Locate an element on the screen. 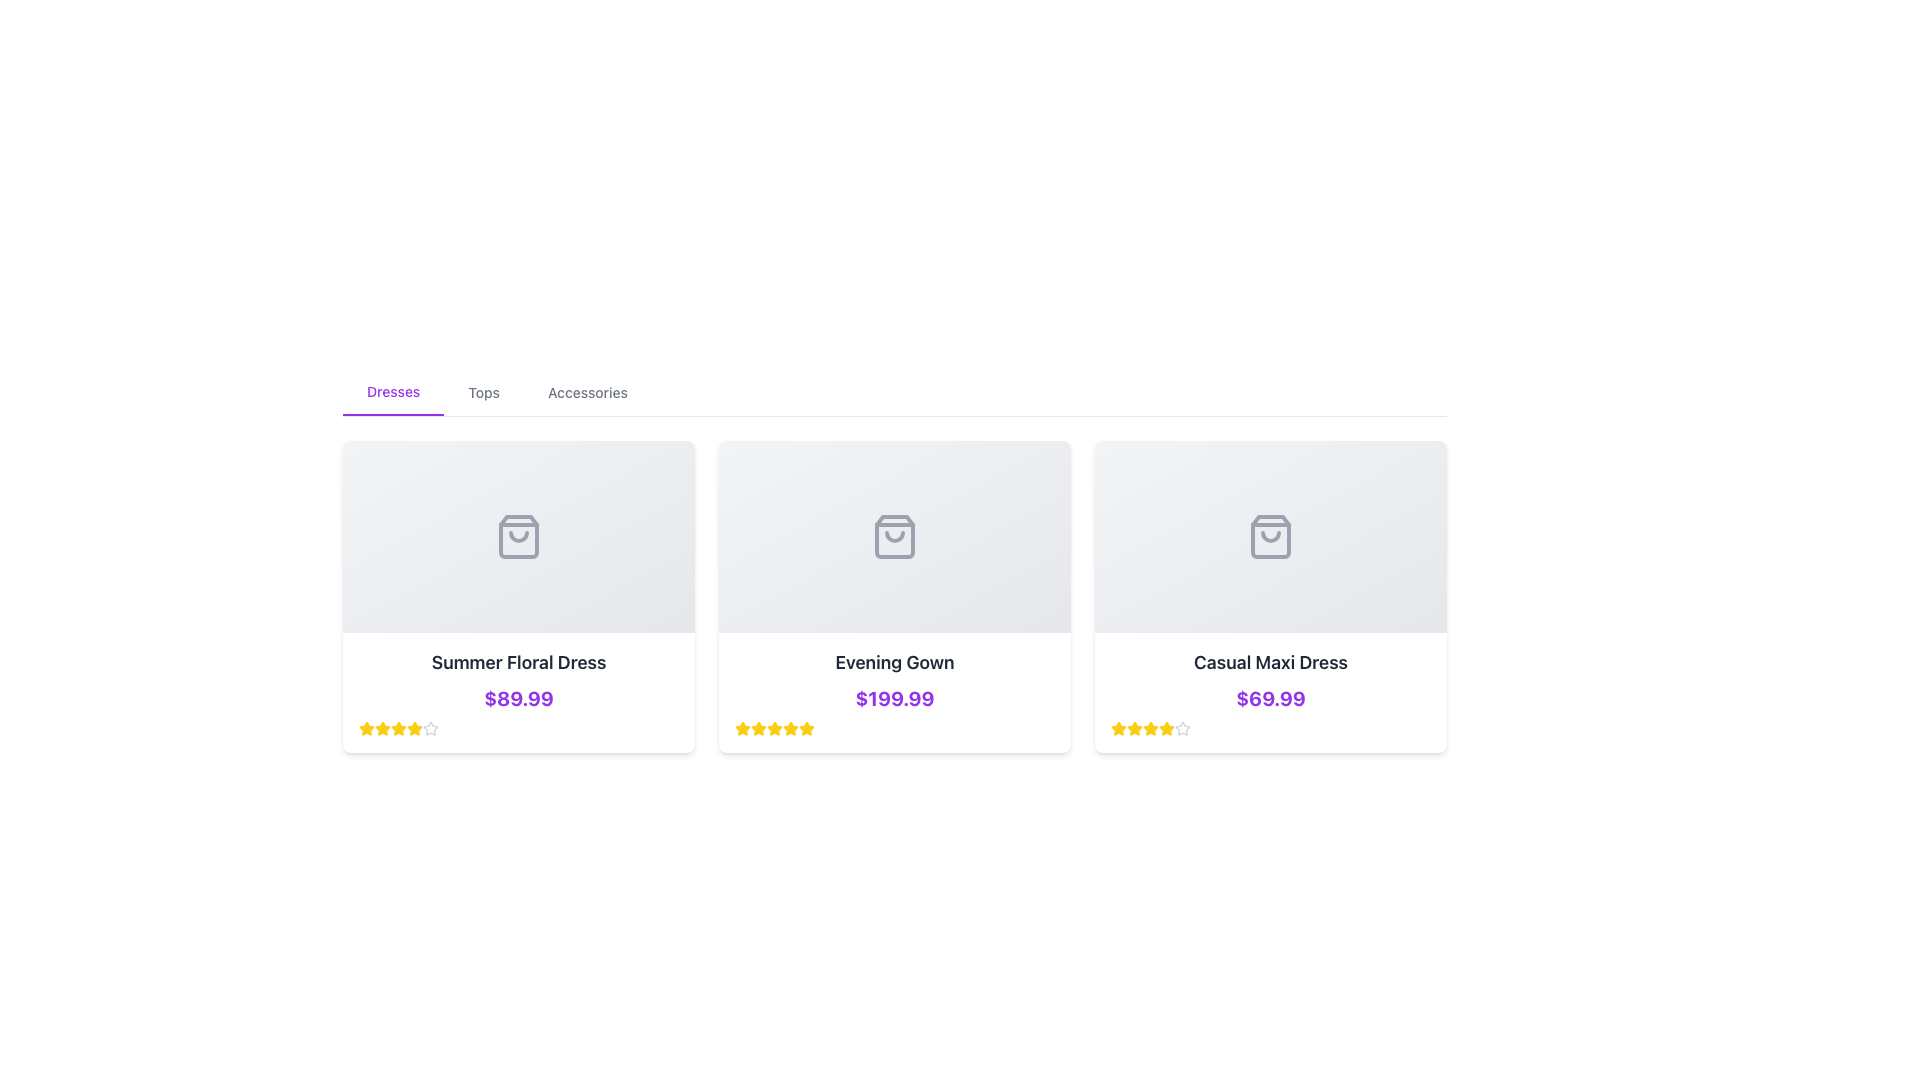  the price text label displaying the cost of the product 'Casual Maxi Dress', which is located below the product title and above the rating section is located at coordinates (1270, 697).